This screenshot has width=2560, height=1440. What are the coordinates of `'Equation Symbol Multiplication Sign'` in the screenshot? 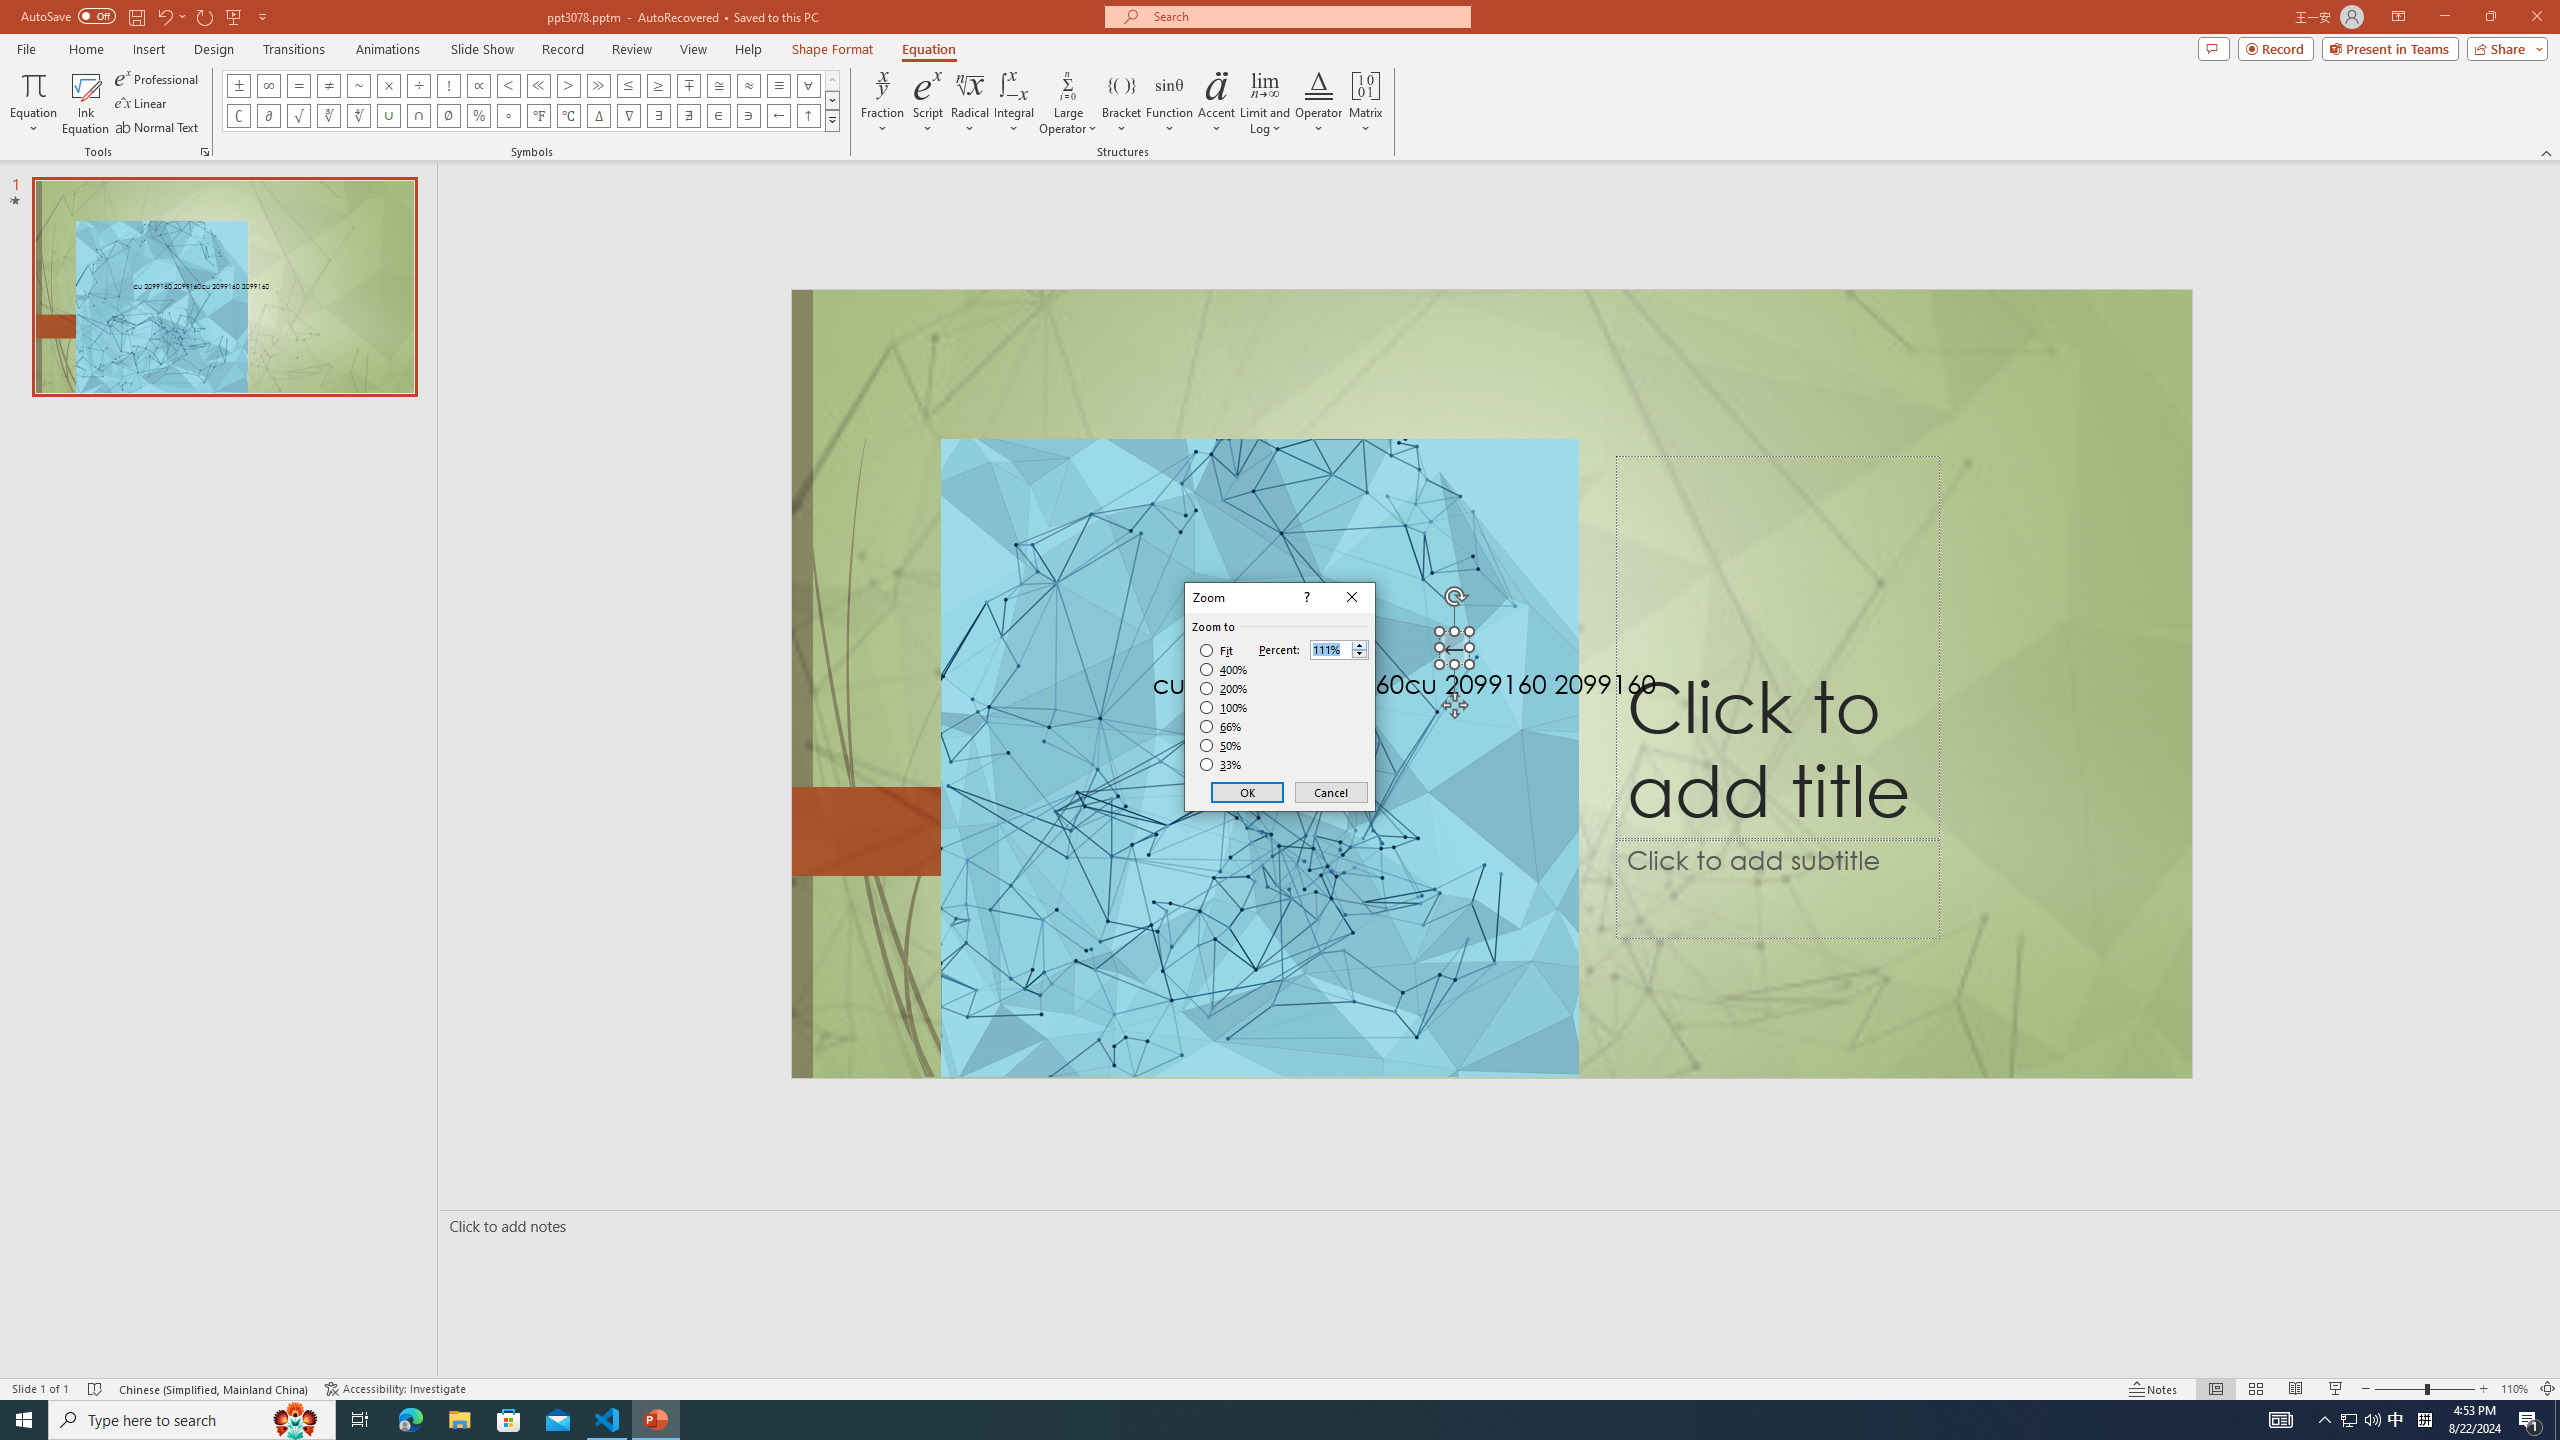 It's located at (388, 84).